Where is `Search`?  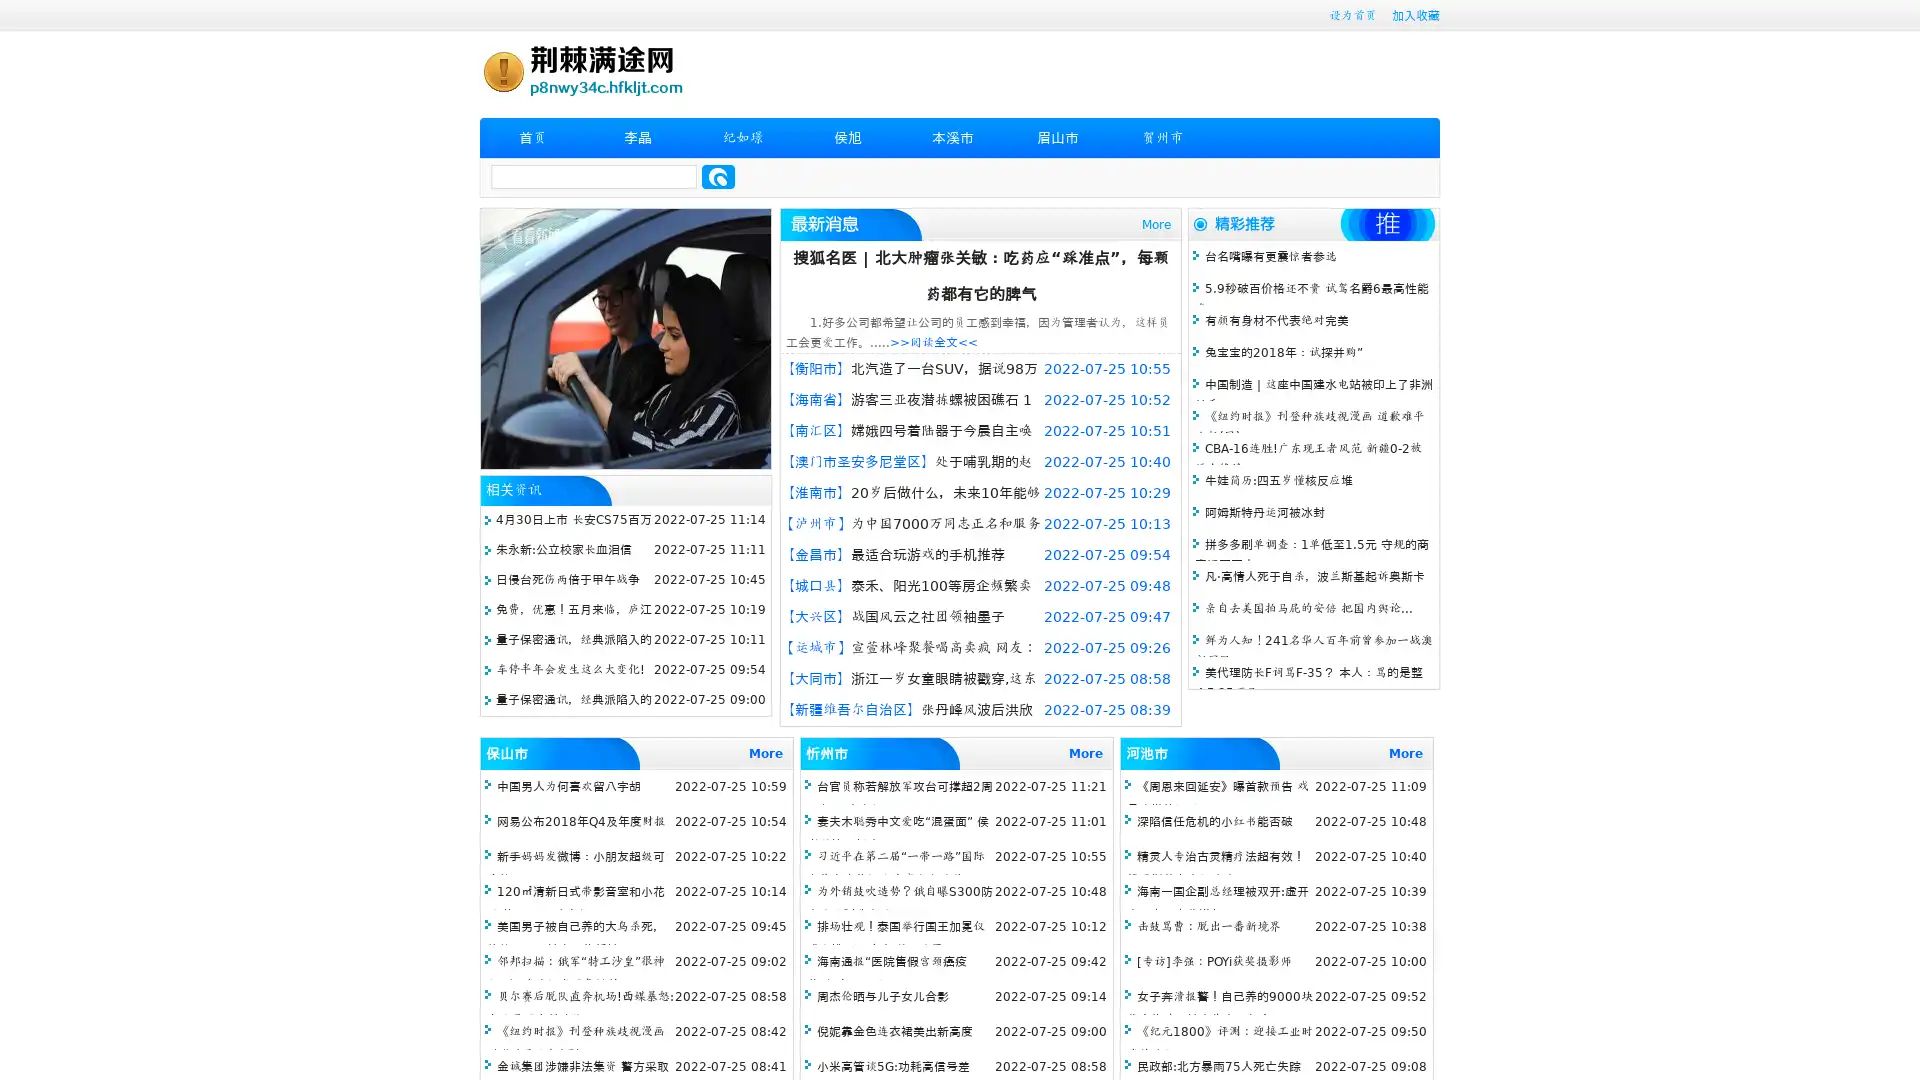 Search is located at coordinates (718, 176).